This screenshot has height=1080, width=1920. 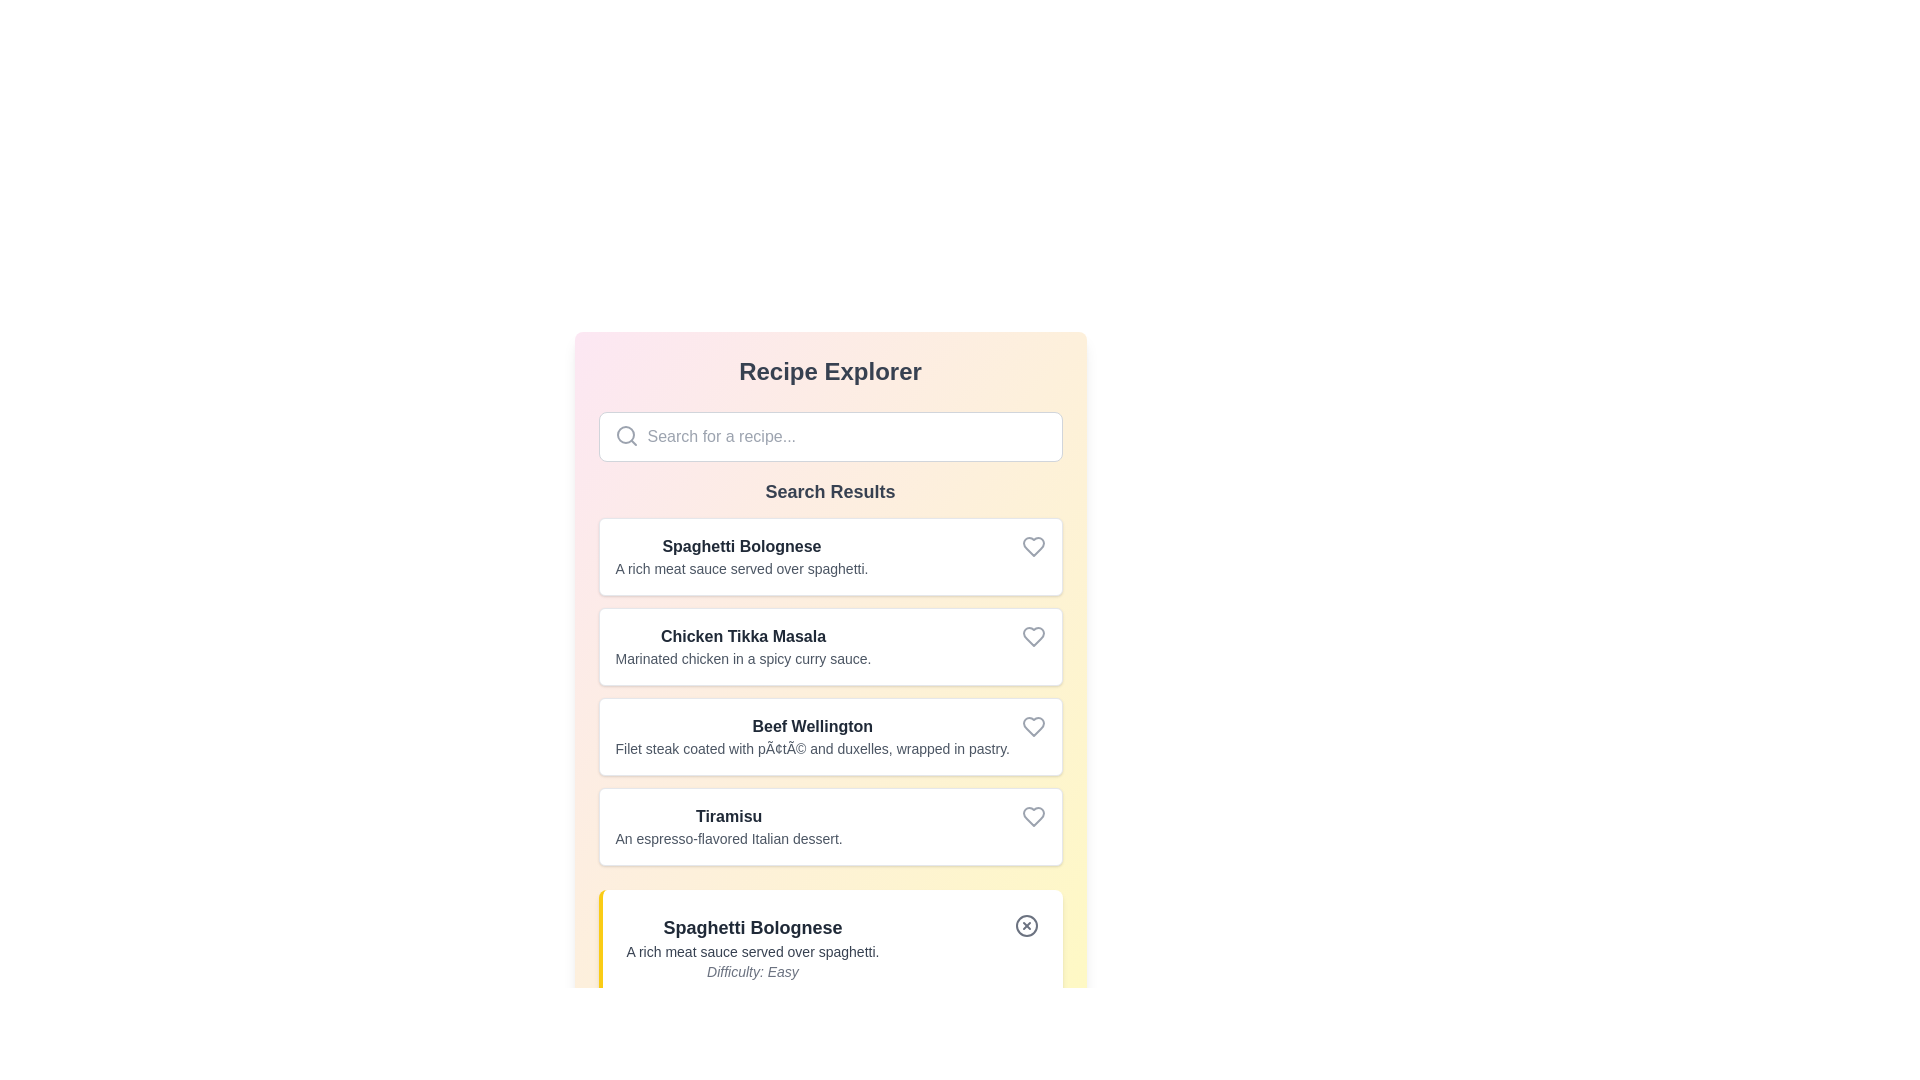 What do you see at coordinates (812, 736) in the screenshot?
I see `the text block displaying the recipe 'Beef Wellington,' which is the third entry in the vertical list of items under the 'Search Results' section` at bounding box center [812, 736].